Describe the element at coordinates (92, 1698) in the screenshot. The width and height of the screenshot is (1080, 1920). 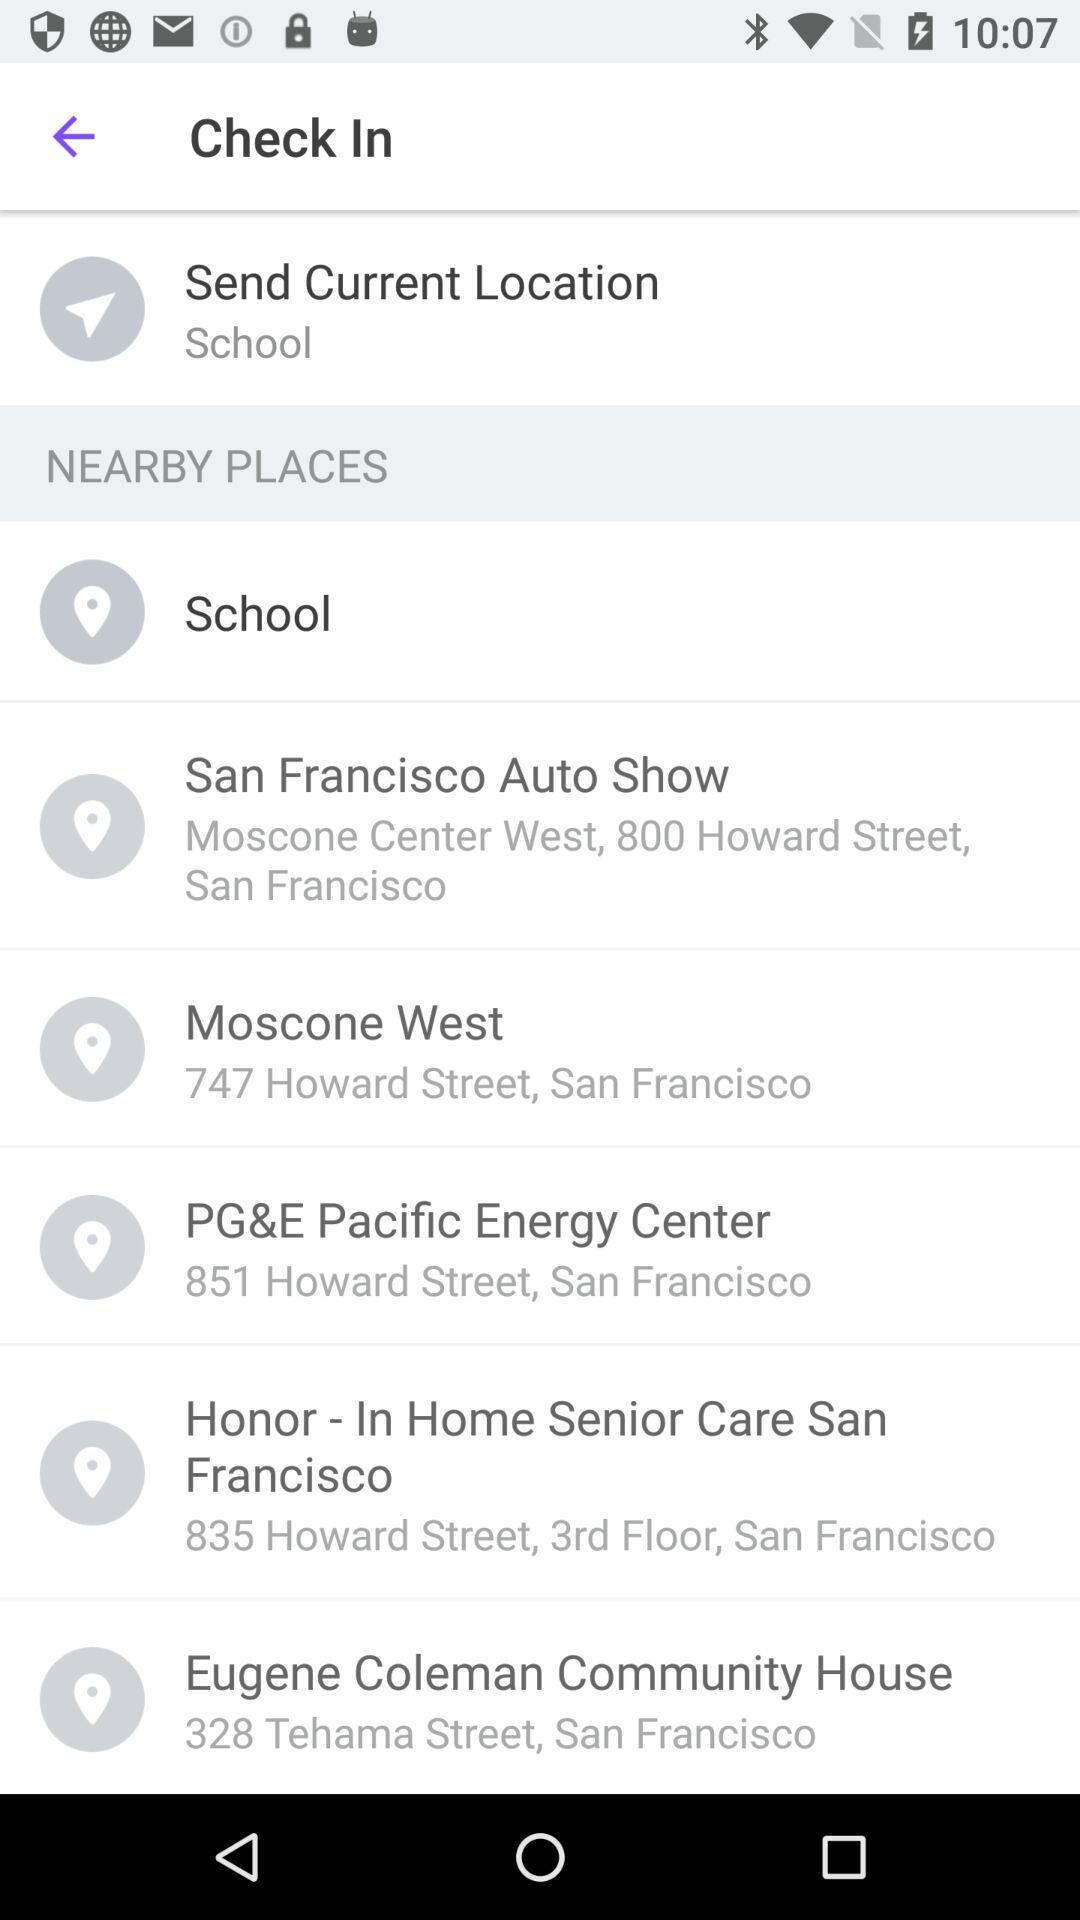
I see `left of last option` at that location.